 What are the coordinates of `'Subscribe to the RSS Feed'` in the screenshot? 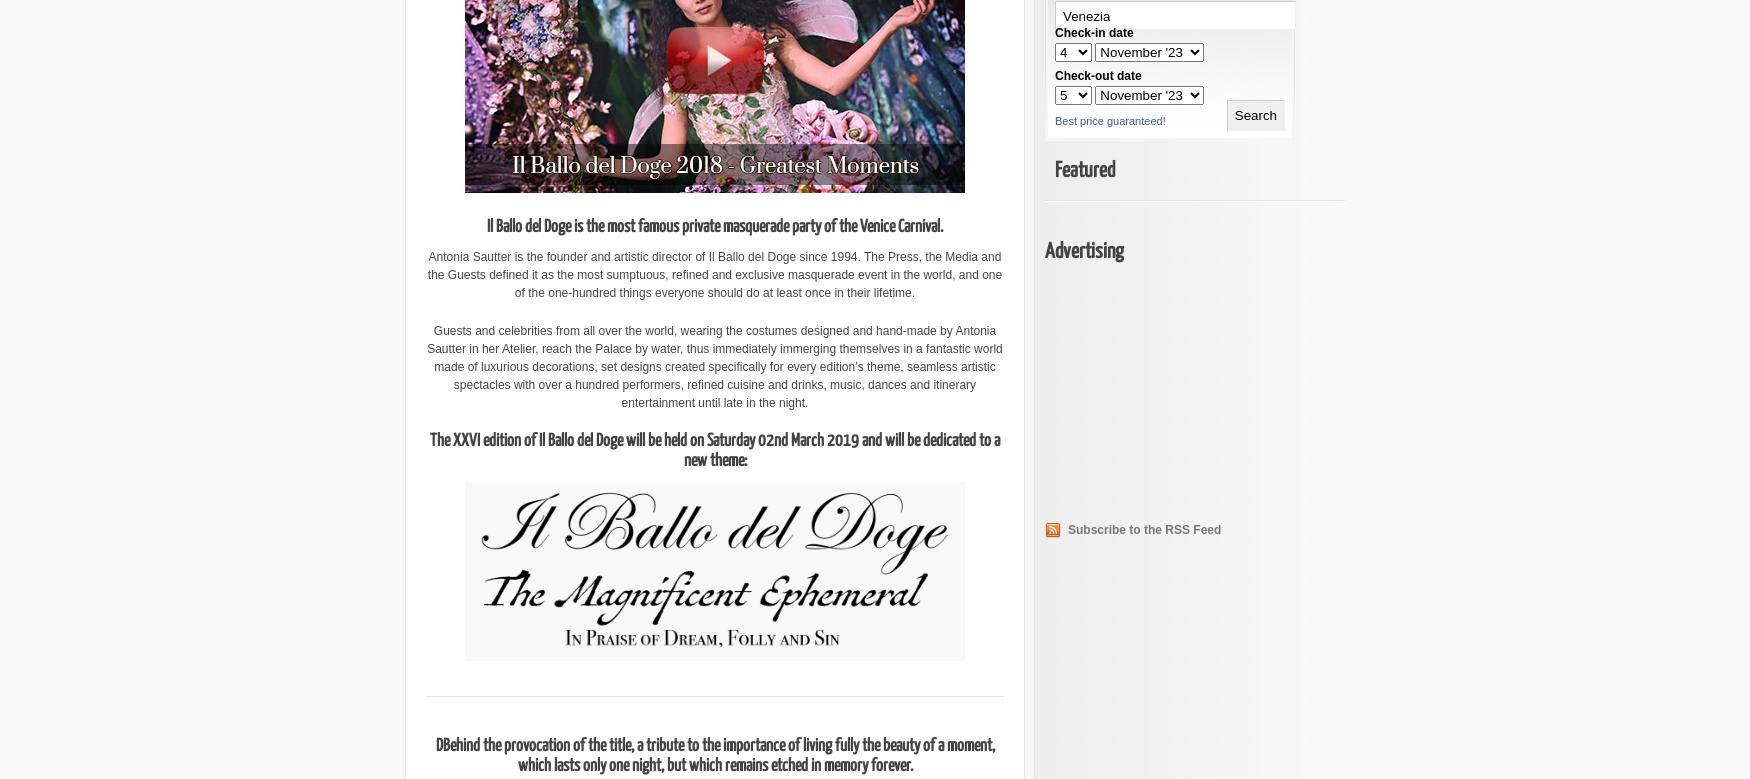 It's located at (1143, 530).